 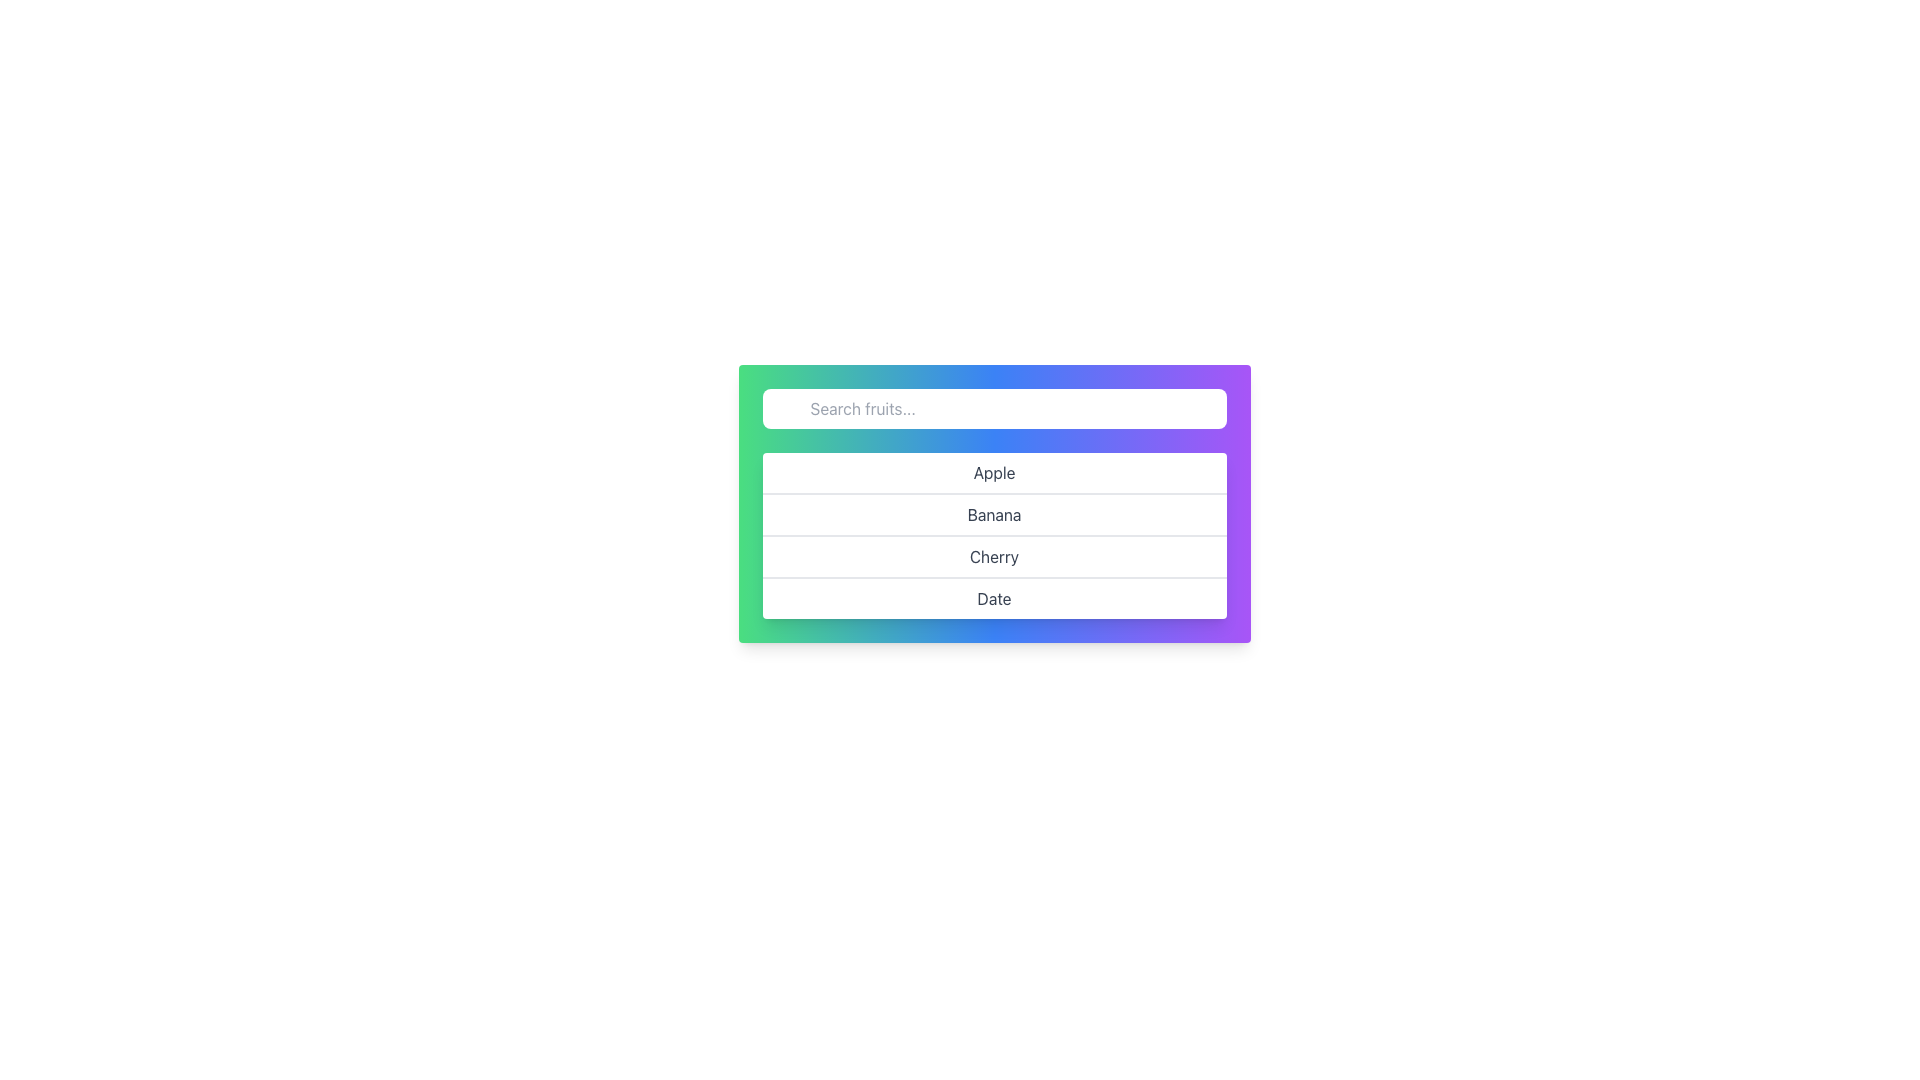 I want to click on the 'Cherry' label in the vertical list, which is the third item below 'Banana' and above 'Date', so click(x=994, y=555).